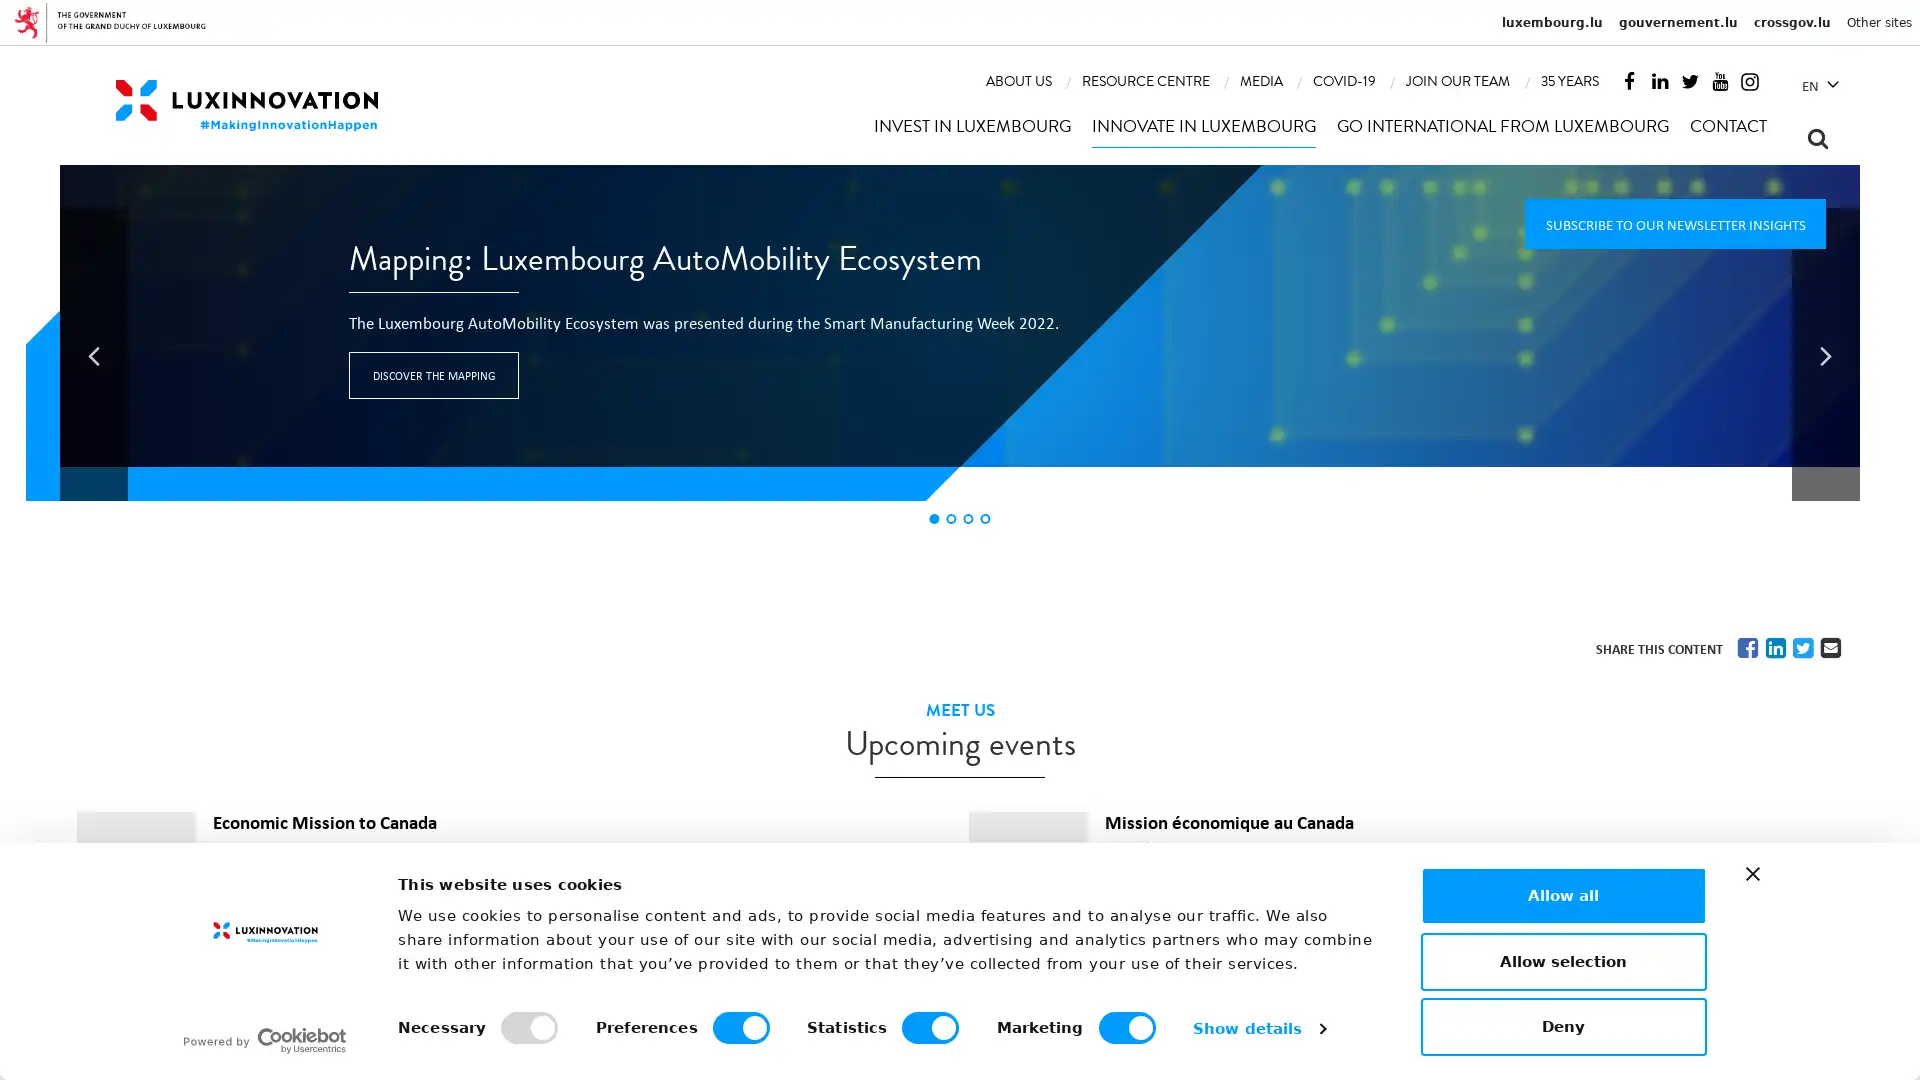 This screenshot has height=1080, width=1920. I want to click on Previous, so click(93, 353).